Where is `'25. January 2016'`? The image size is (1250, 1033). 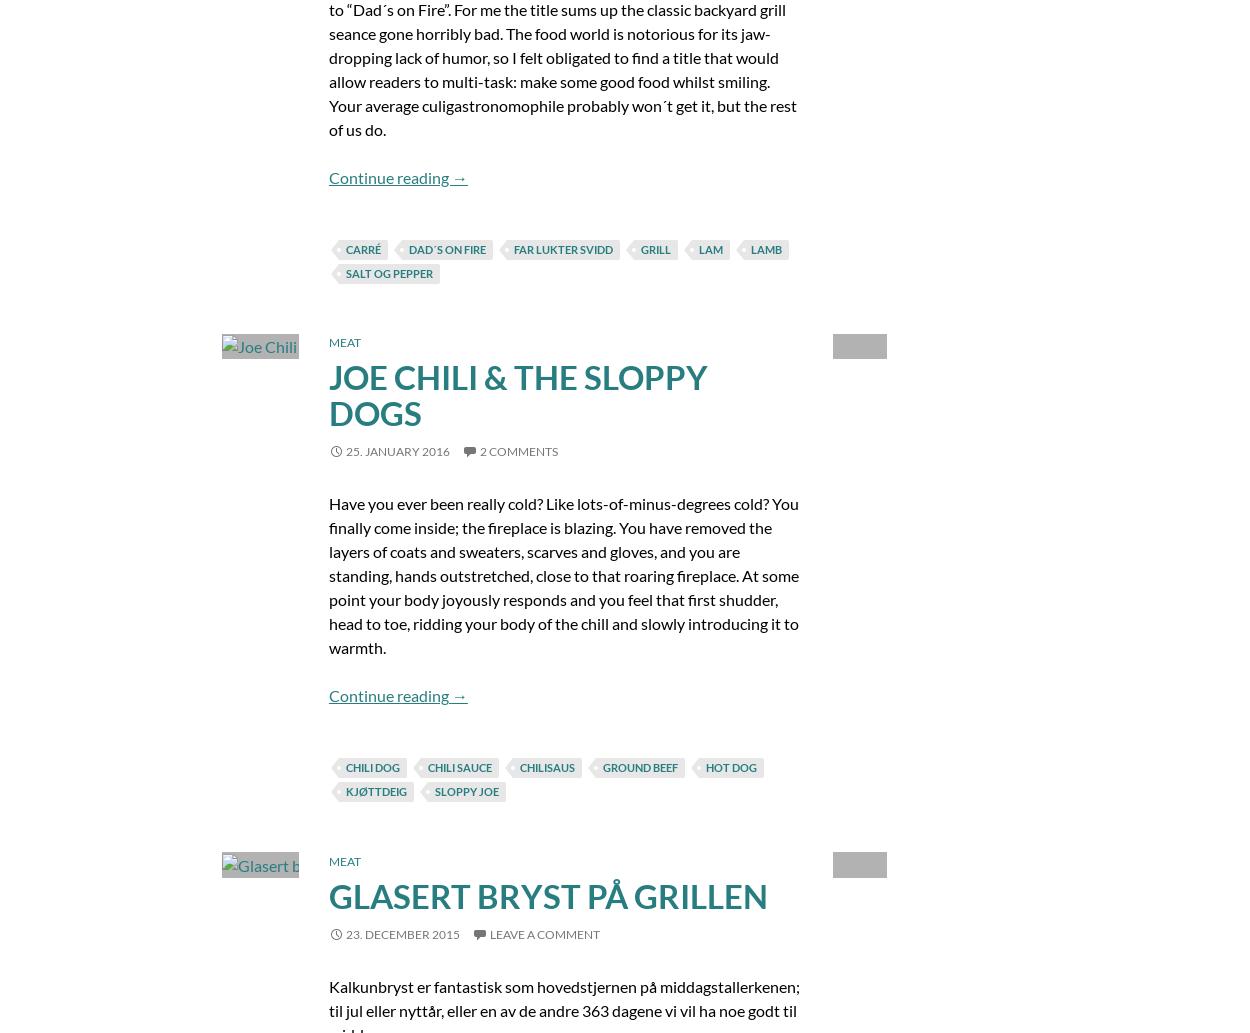
'25. January 2016' is located at coordinates (397, 451).